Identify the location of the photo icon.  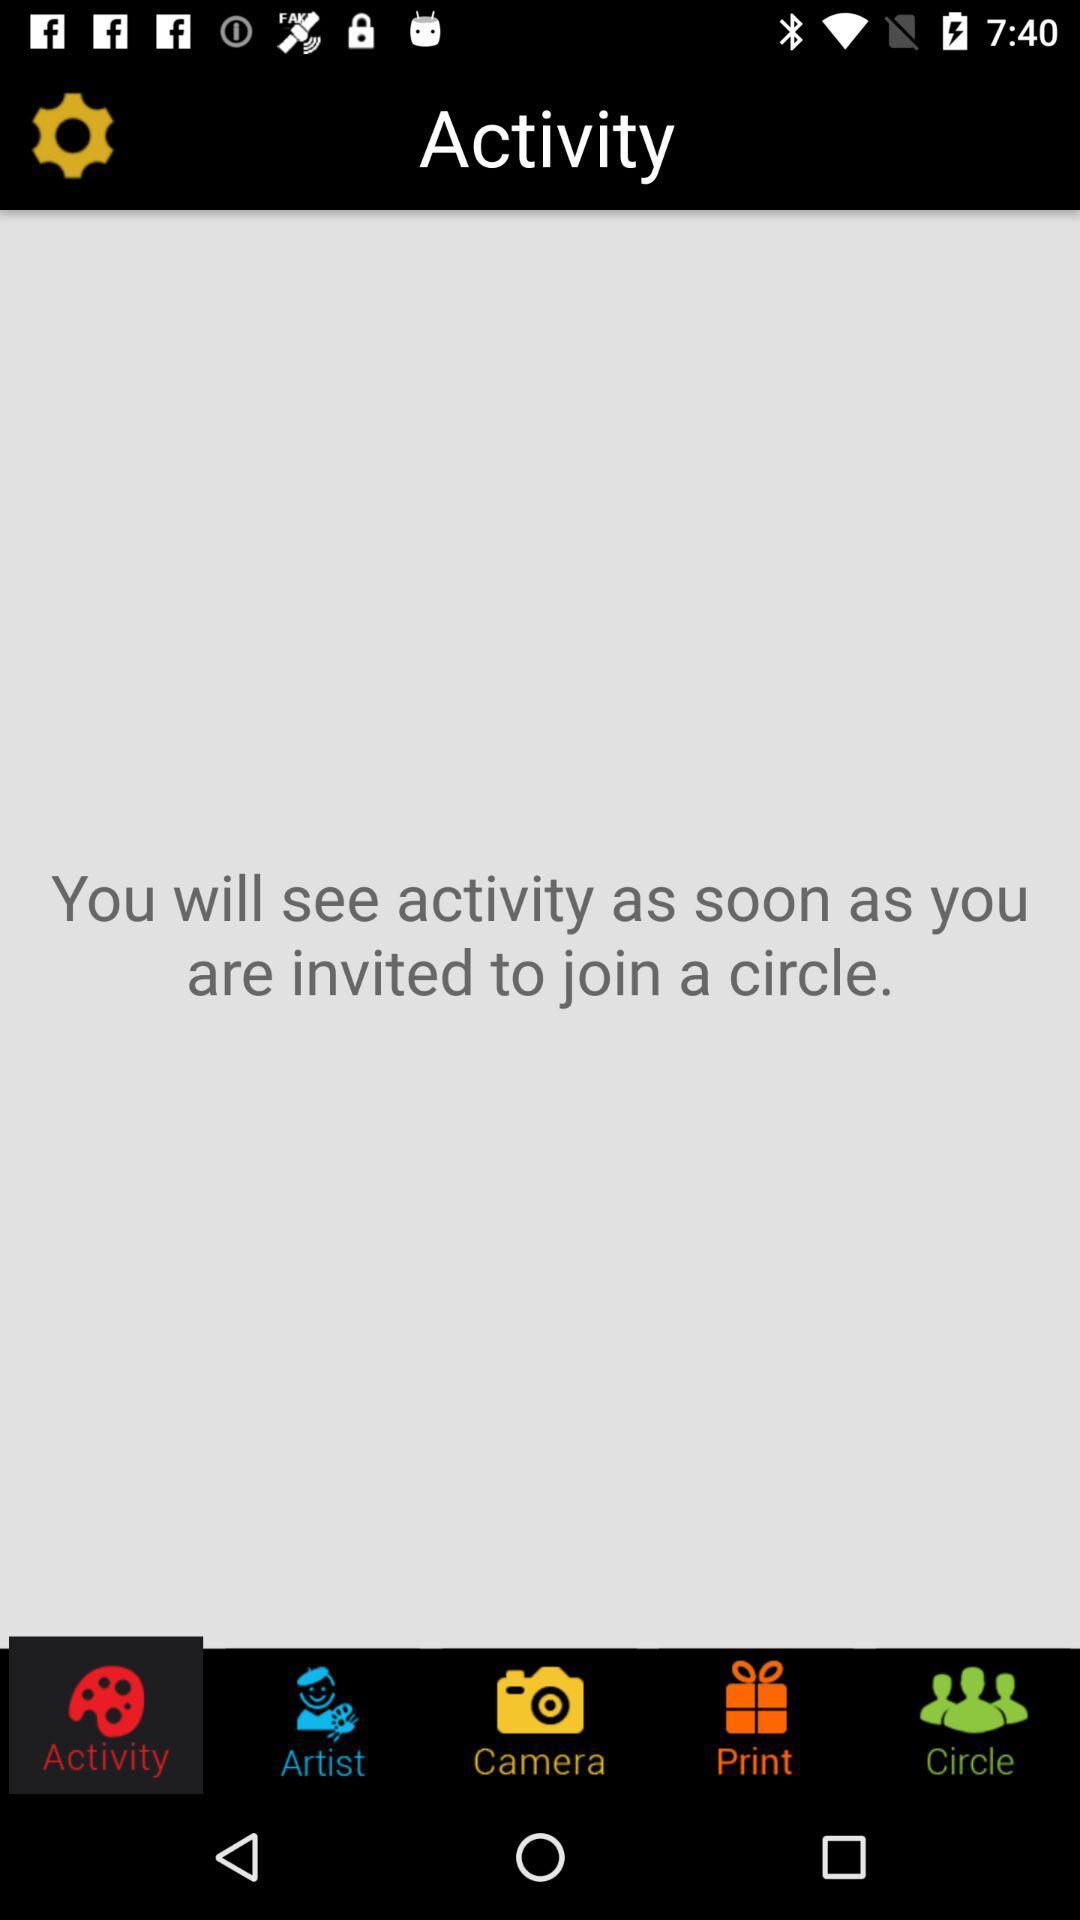
(538, 1714).